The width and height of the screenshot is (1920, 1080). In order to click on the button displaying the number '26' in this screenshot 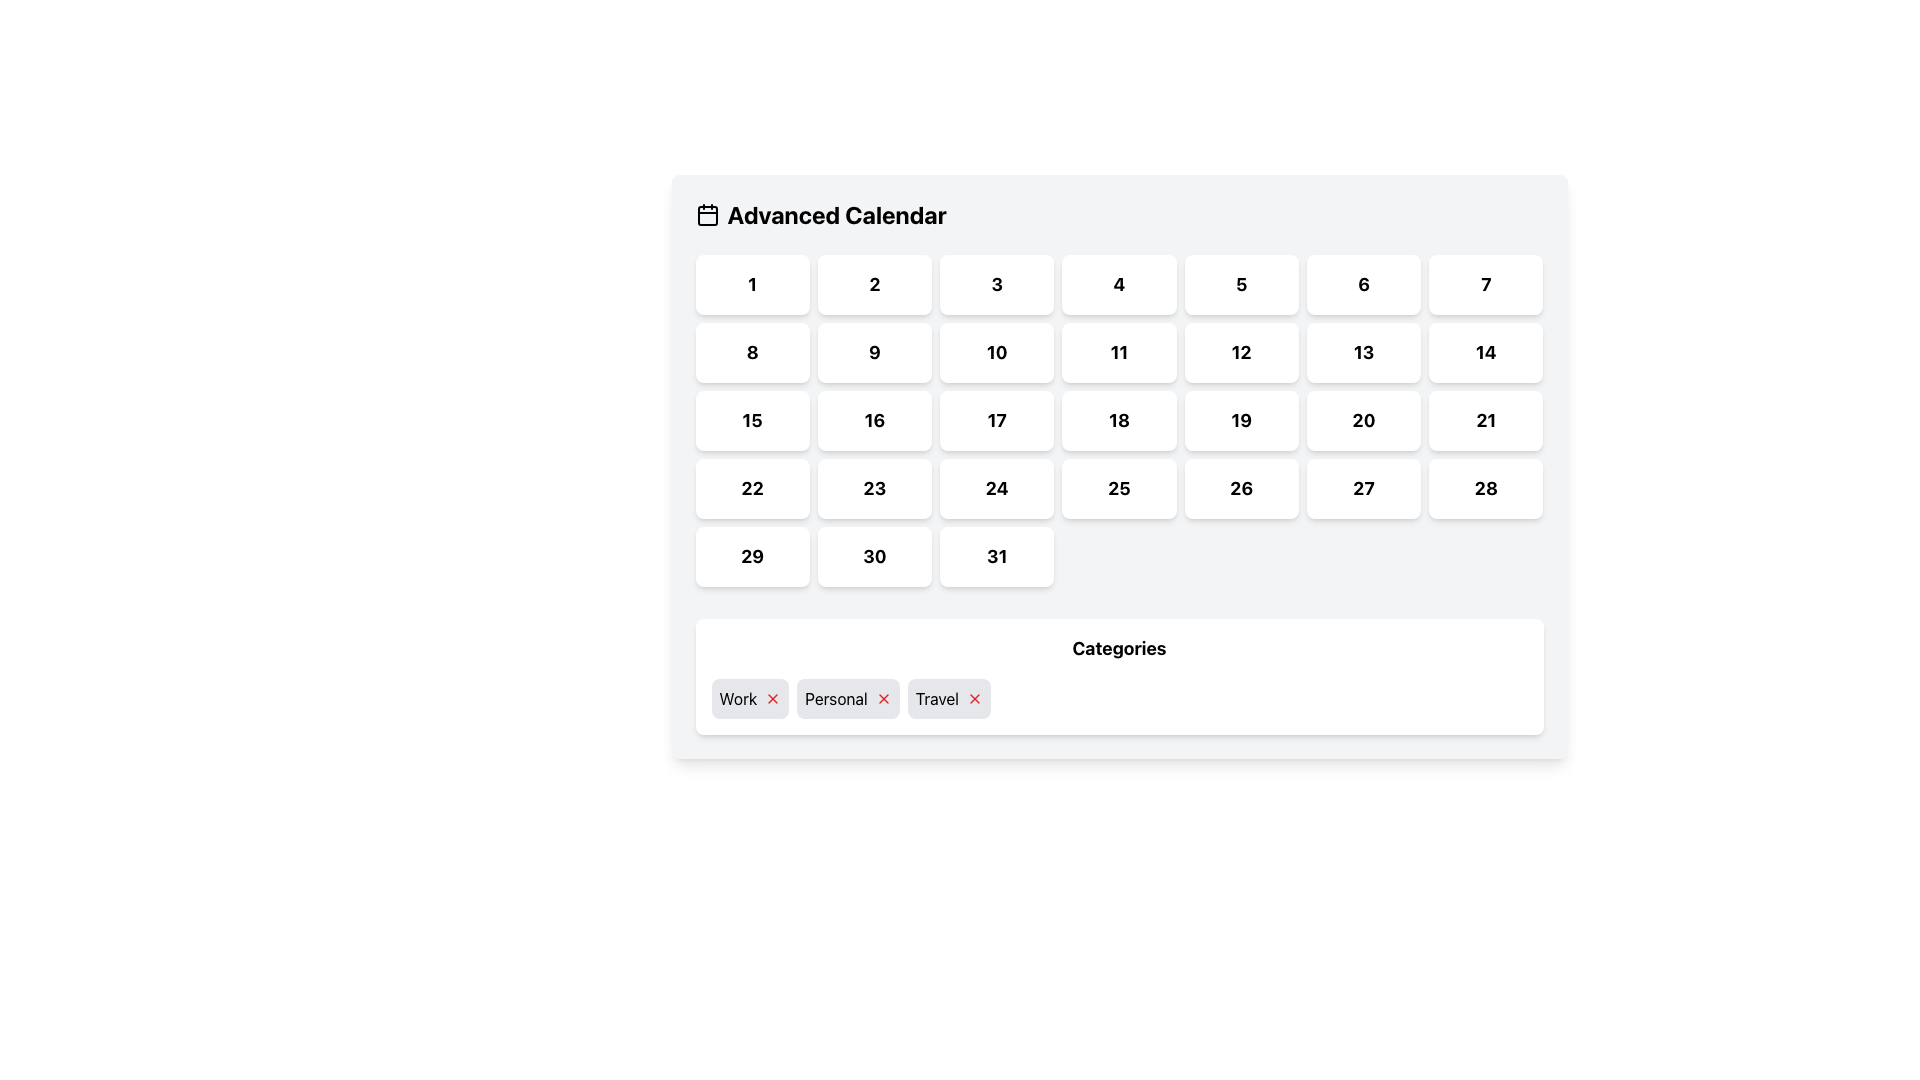, I will do `click(1240, 489)`.